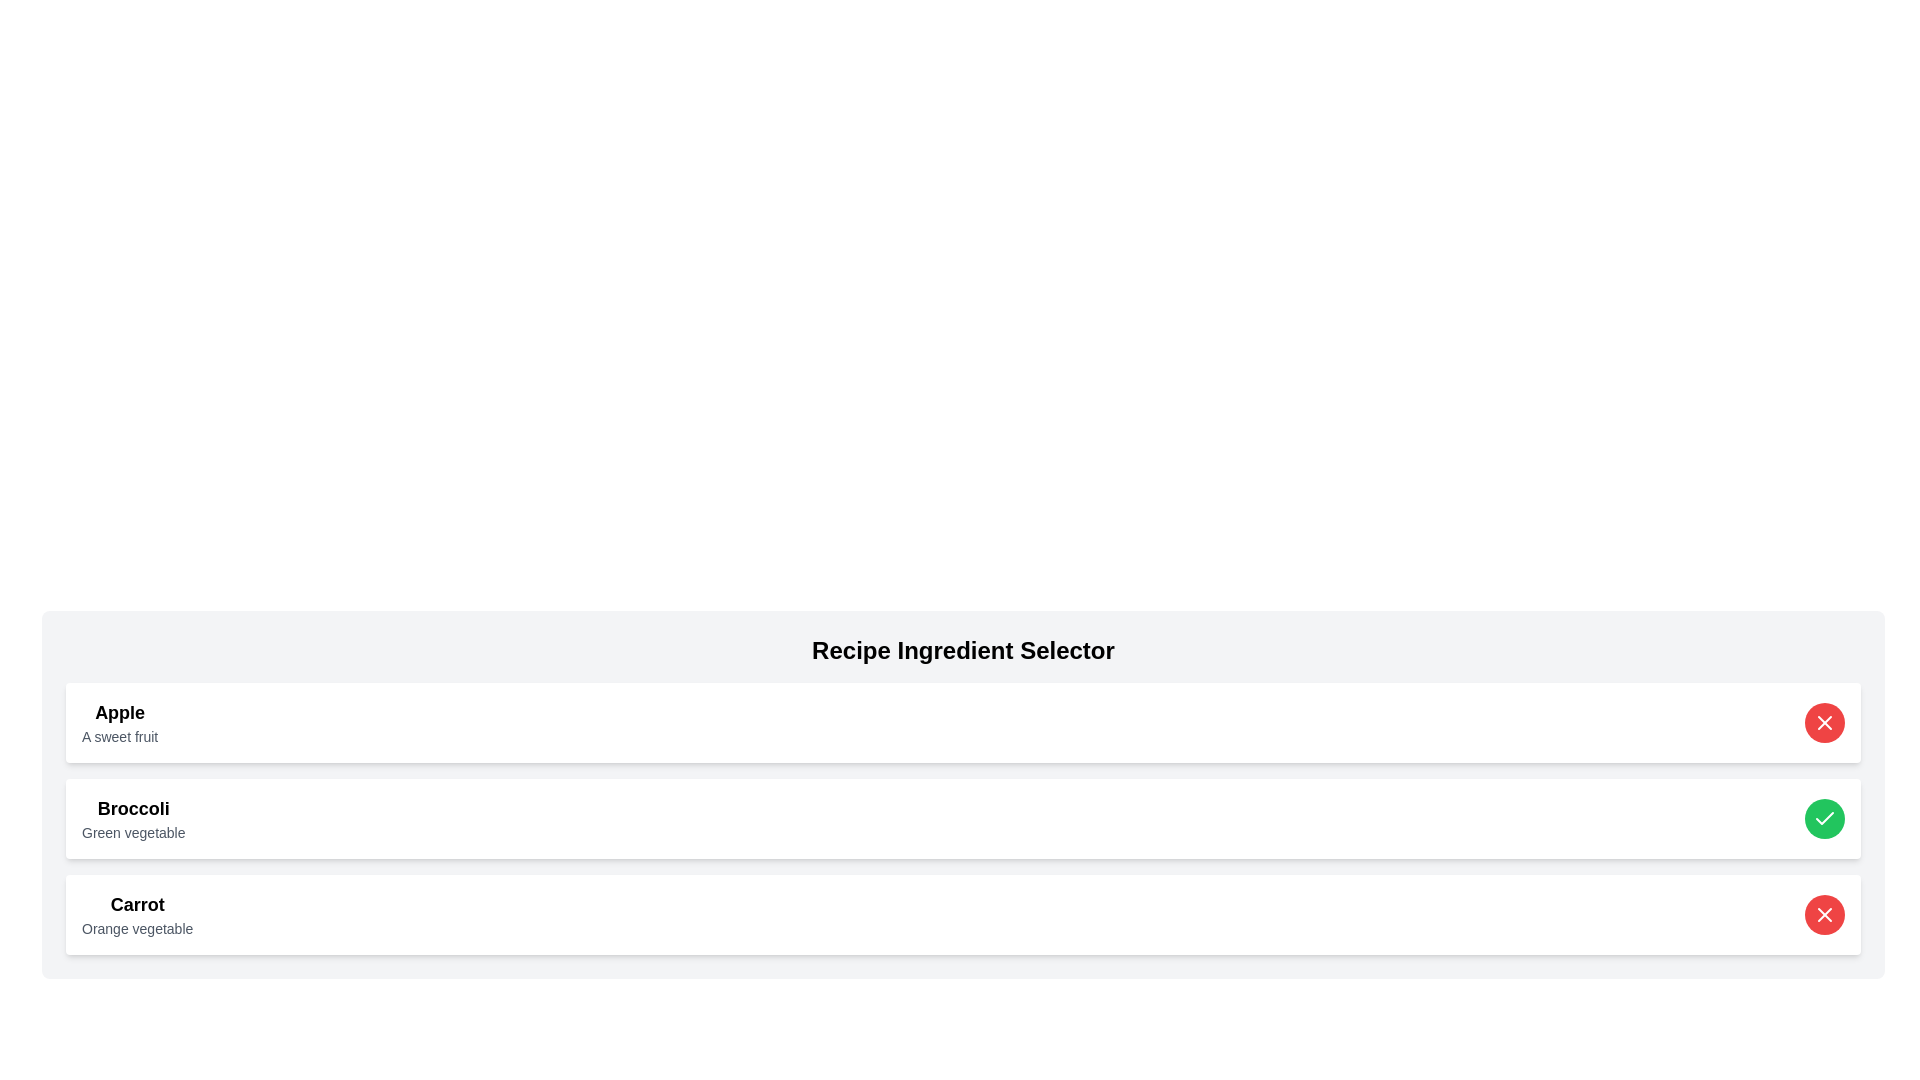 This screenshot has height=1080, width=1920. I want to click on the red circular icon button, so click(1824, 722).